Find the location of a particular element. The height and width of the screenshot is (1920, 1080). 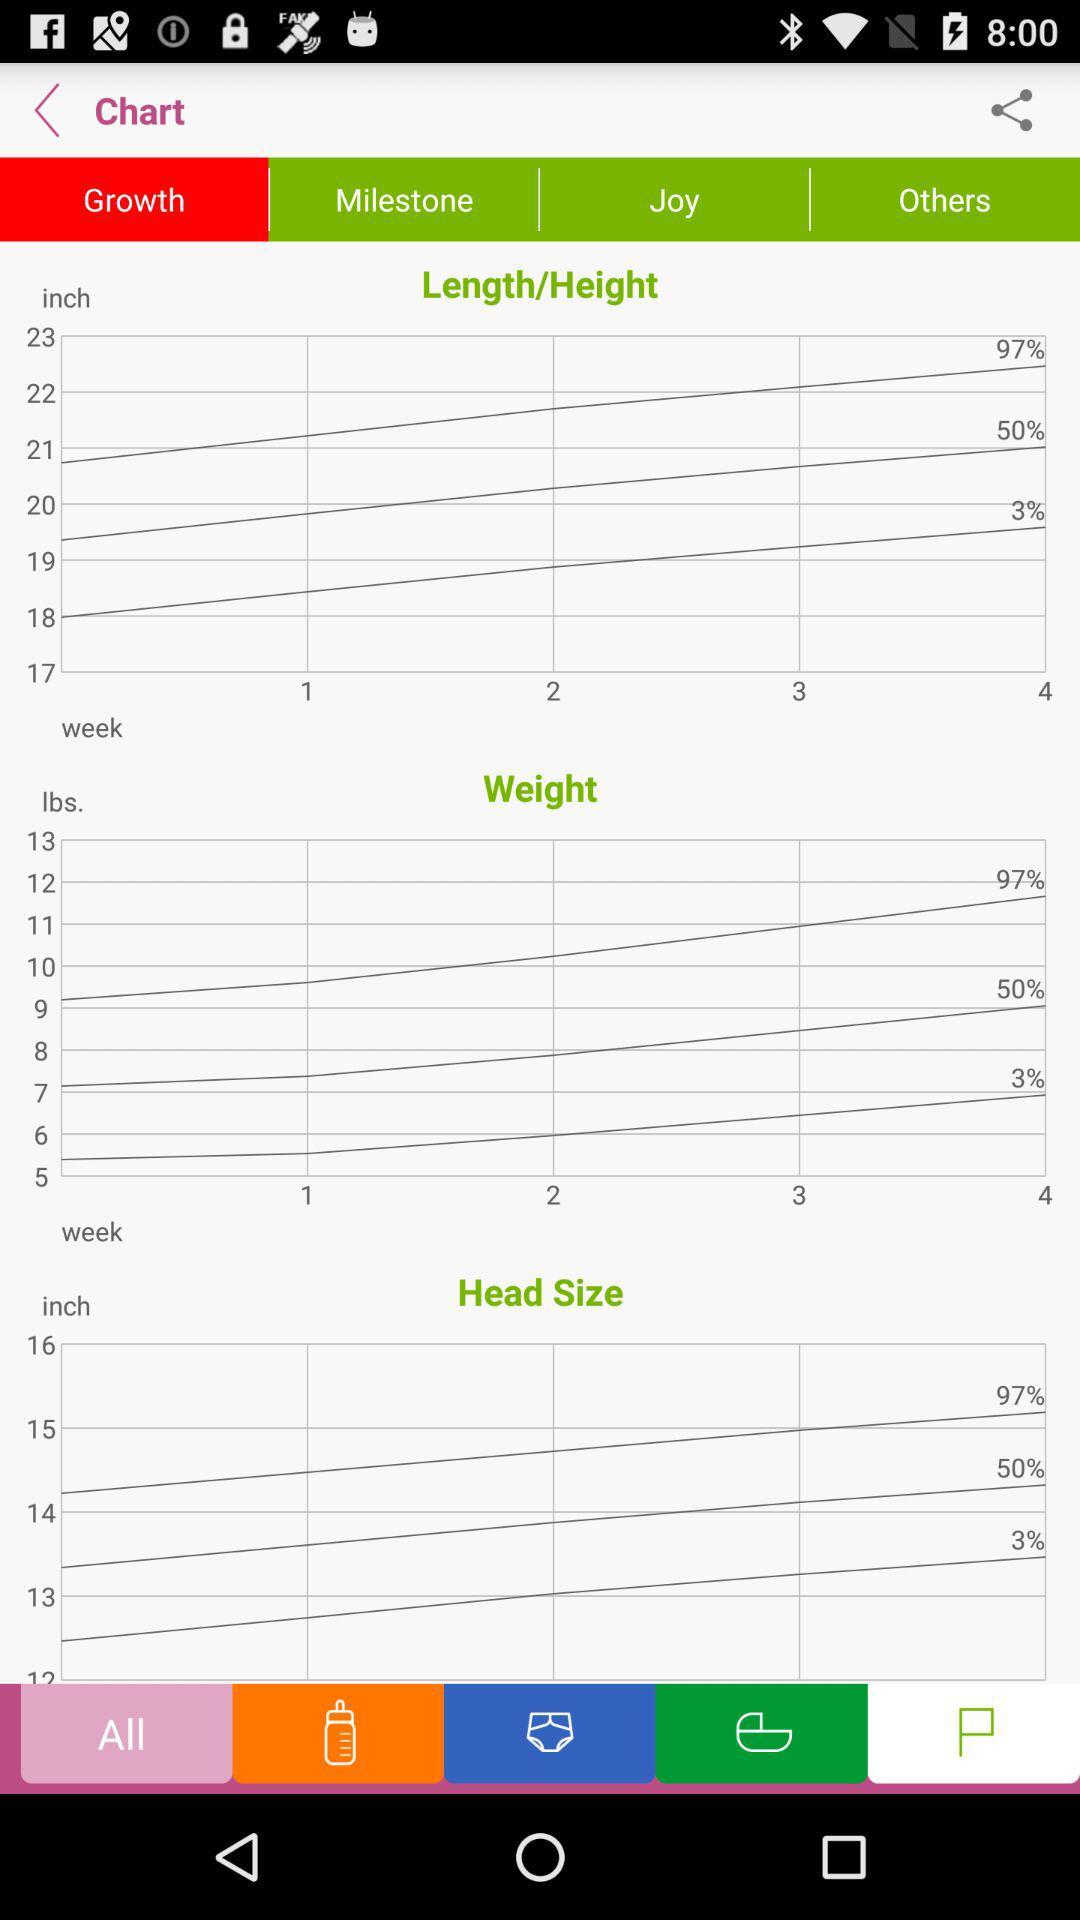

feedings is located at coordinates (337, 1737).